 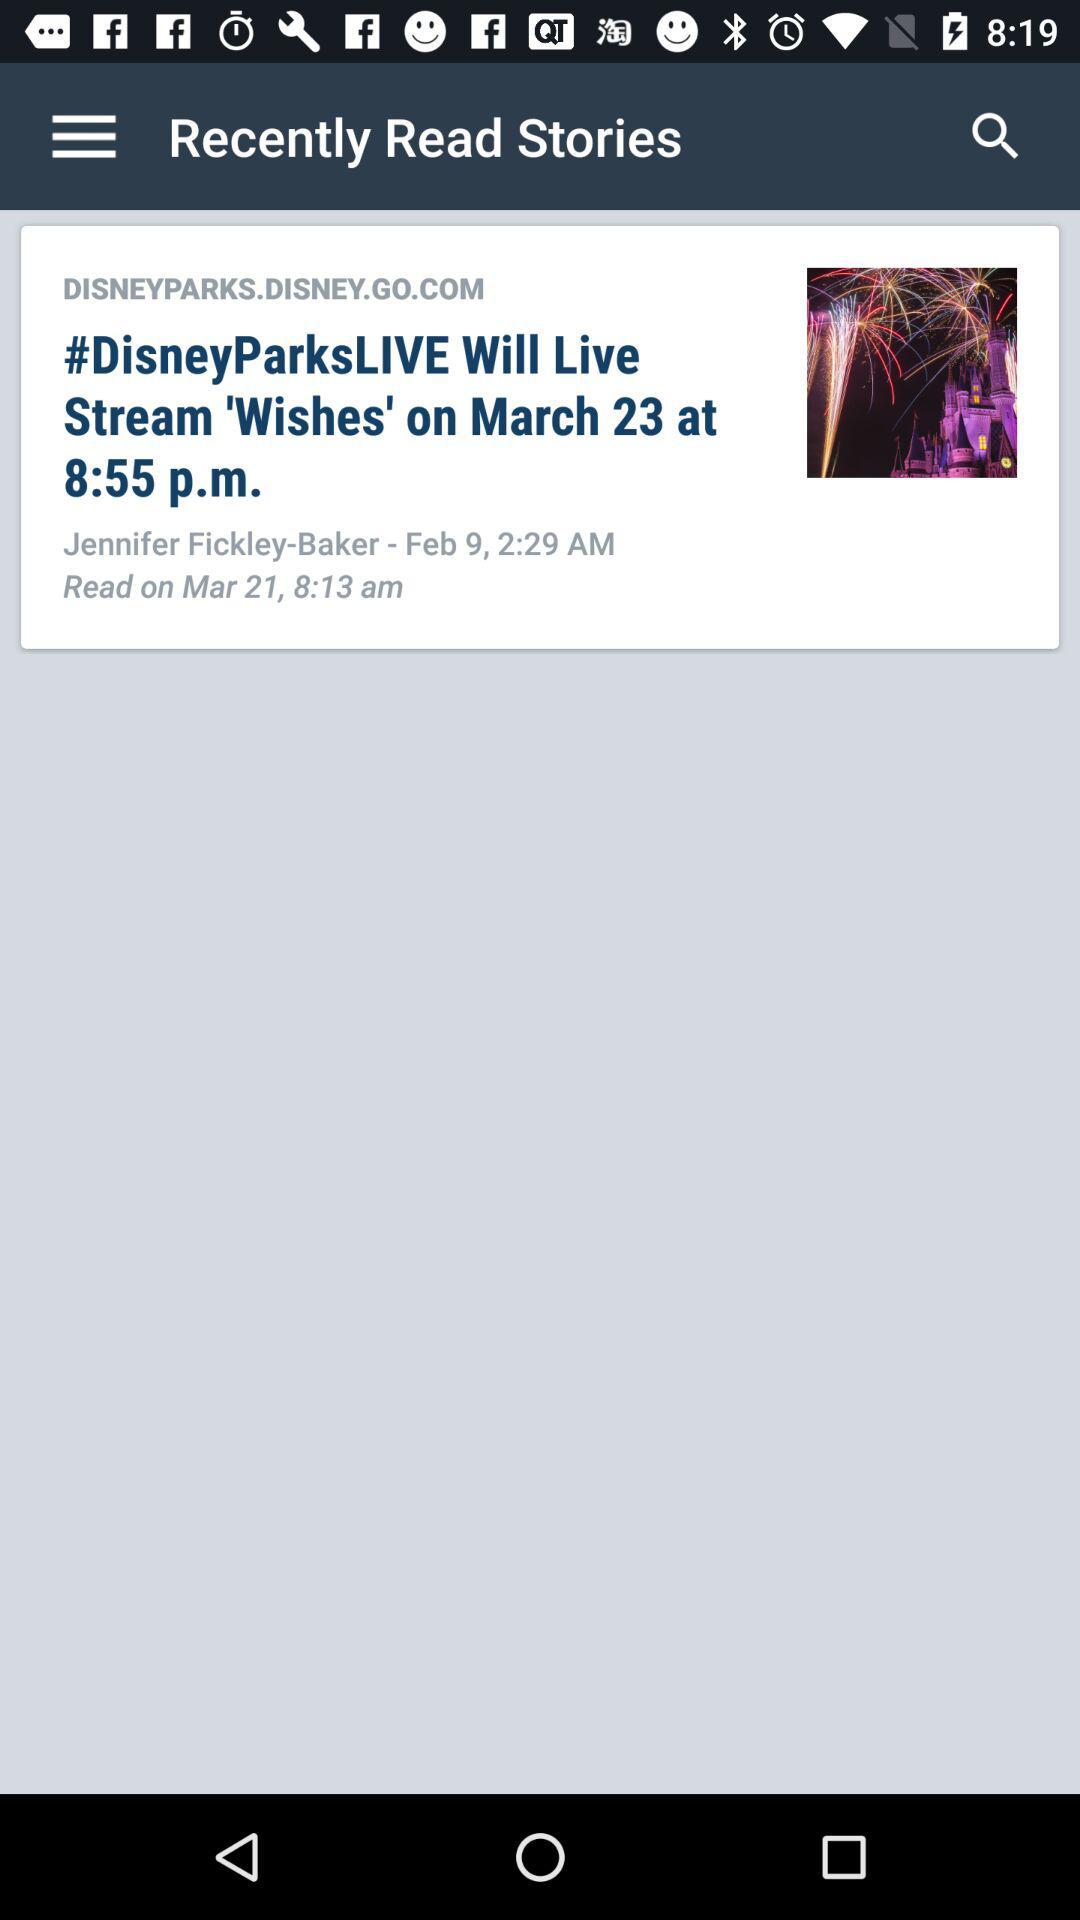 I want to click on read on mar icon, so click(x=232, y=584).